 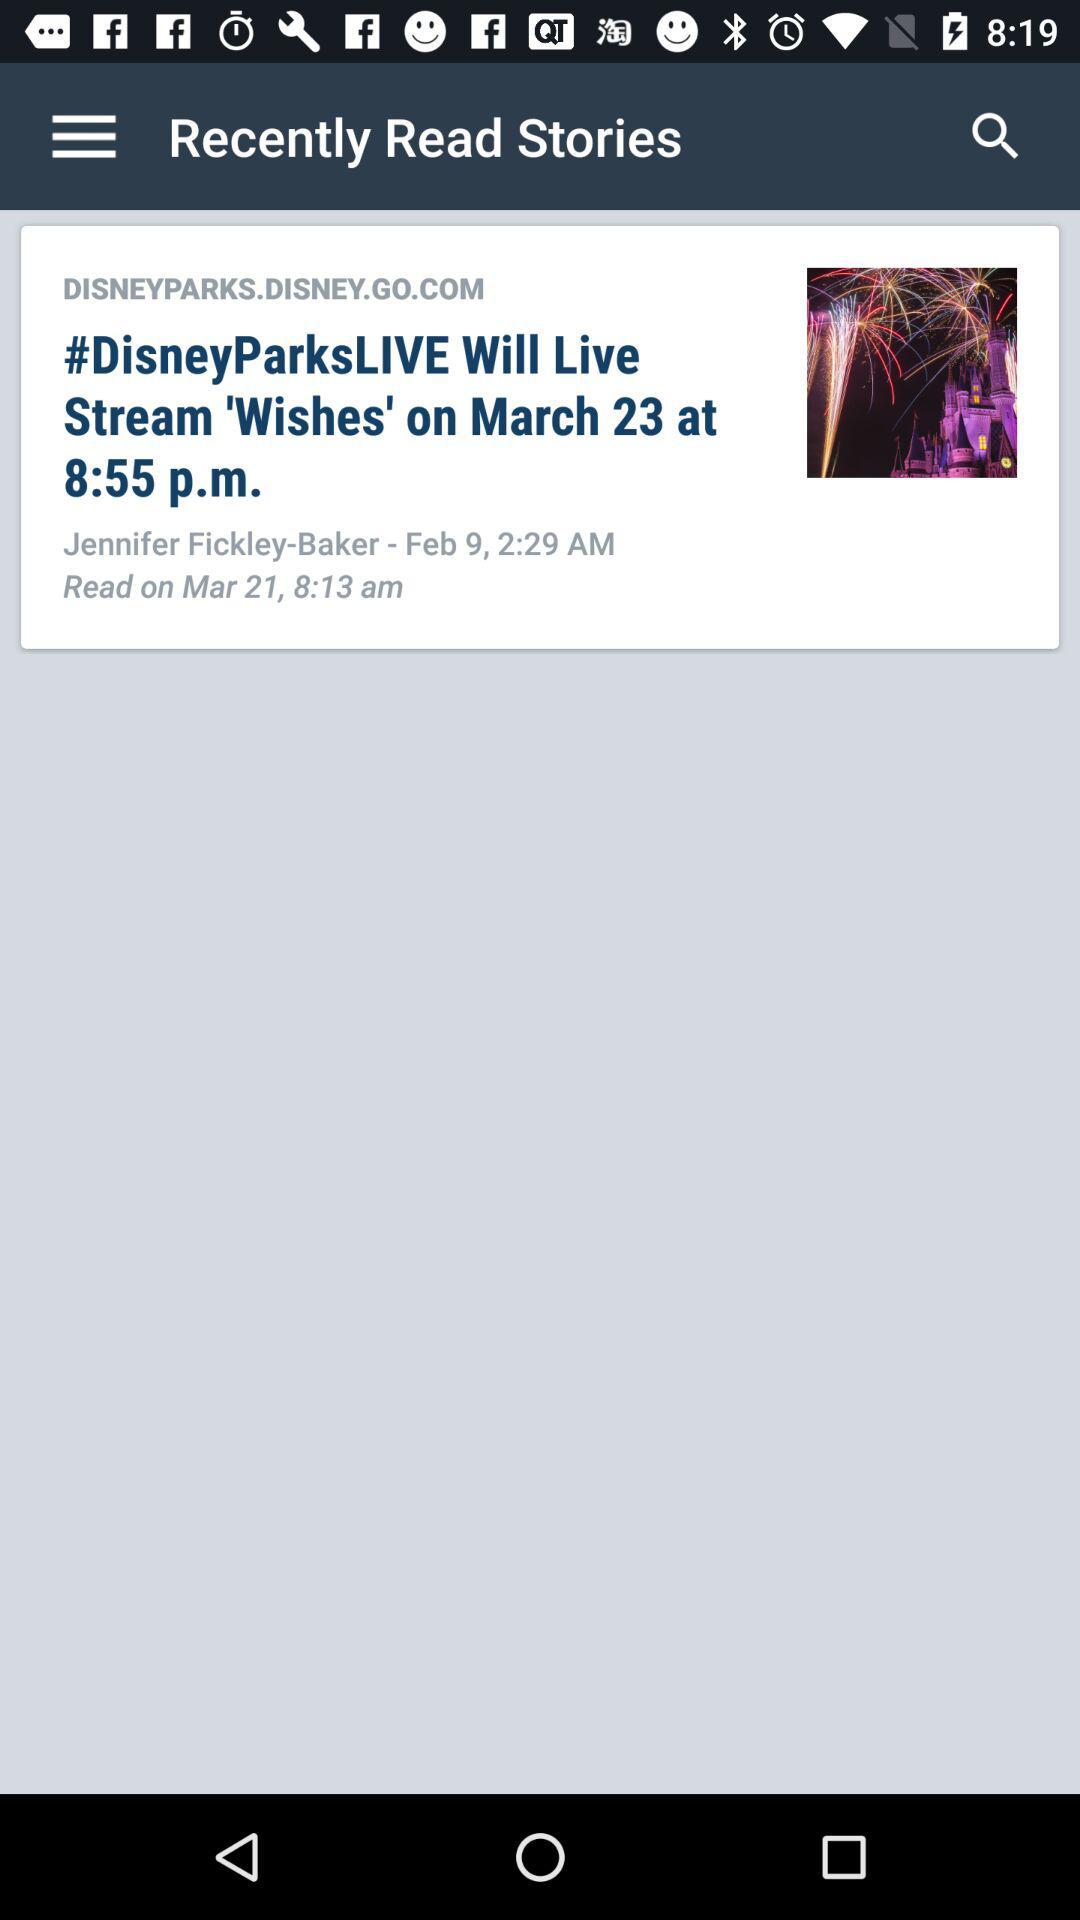 I want to click on read on mar icon, so click(x=232, y=584).